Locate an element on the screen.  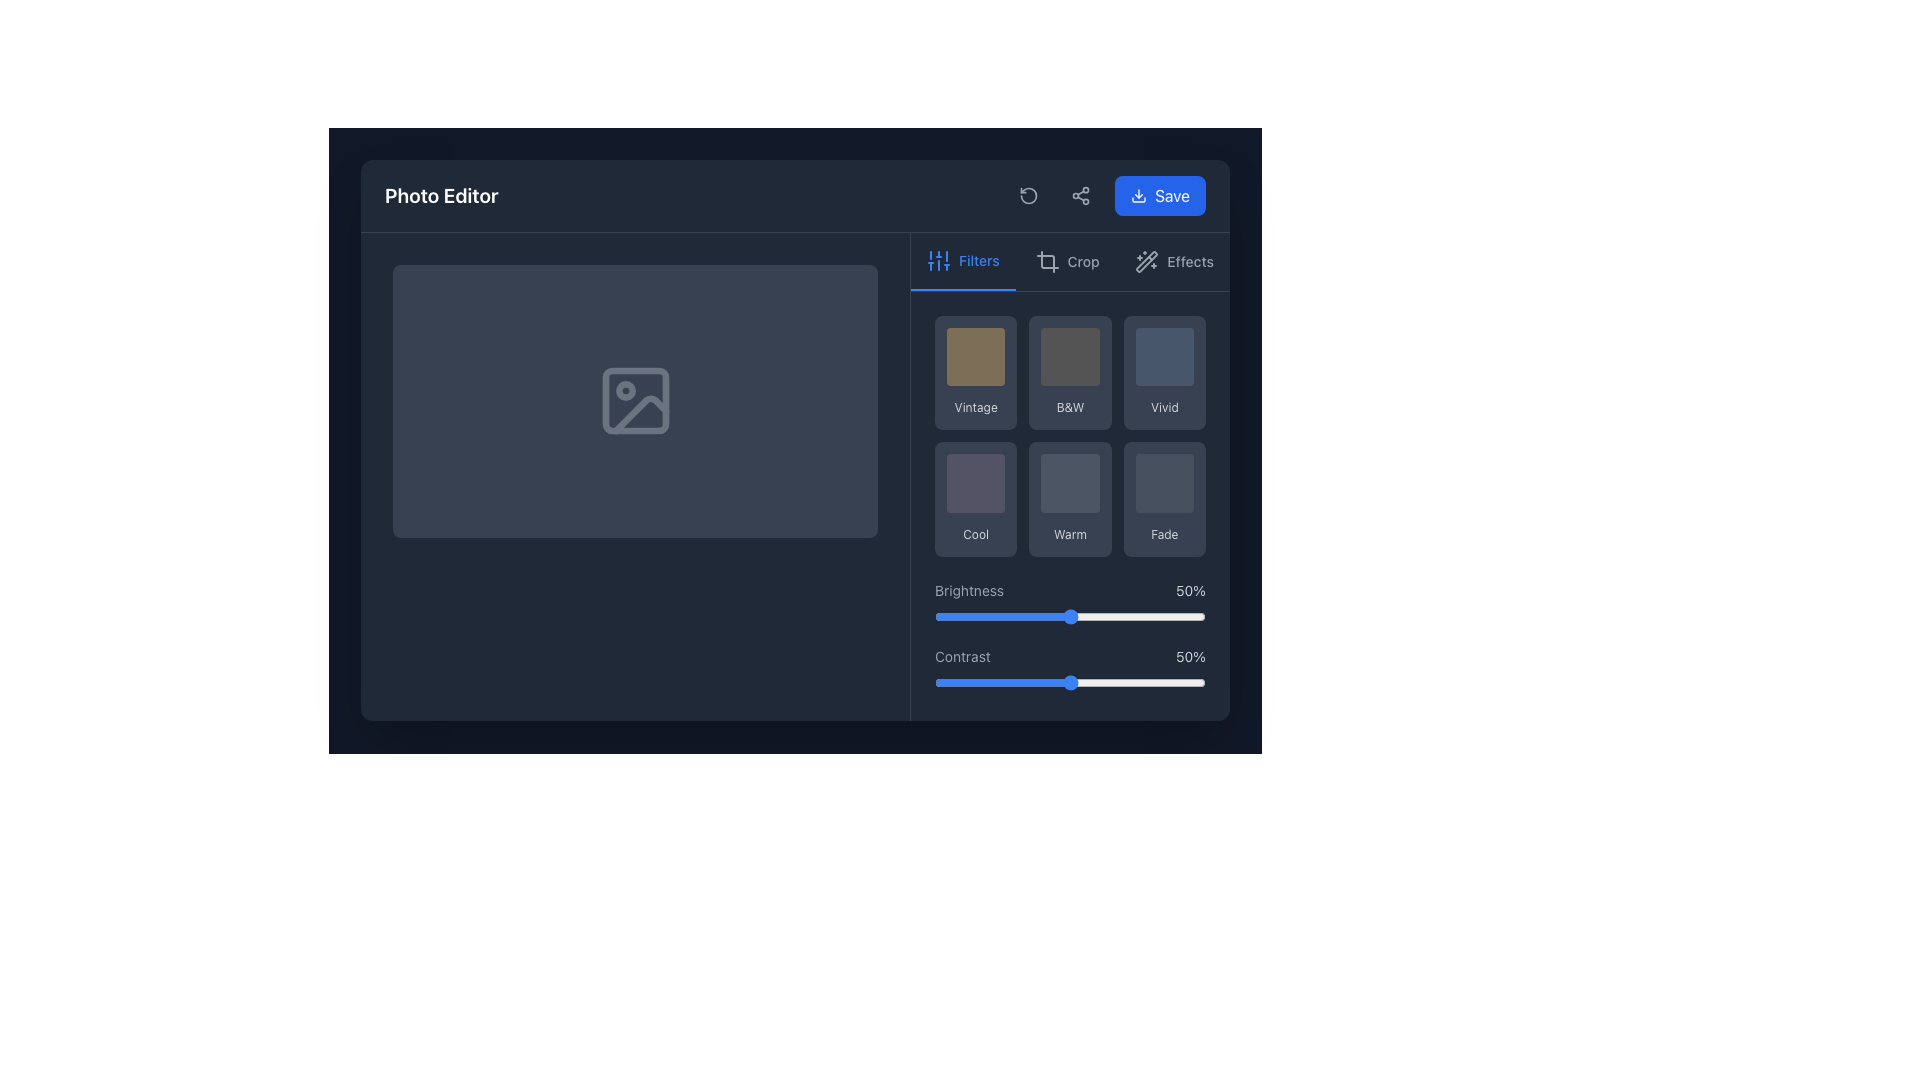
the contrast is located at coordinates (1066, 681).